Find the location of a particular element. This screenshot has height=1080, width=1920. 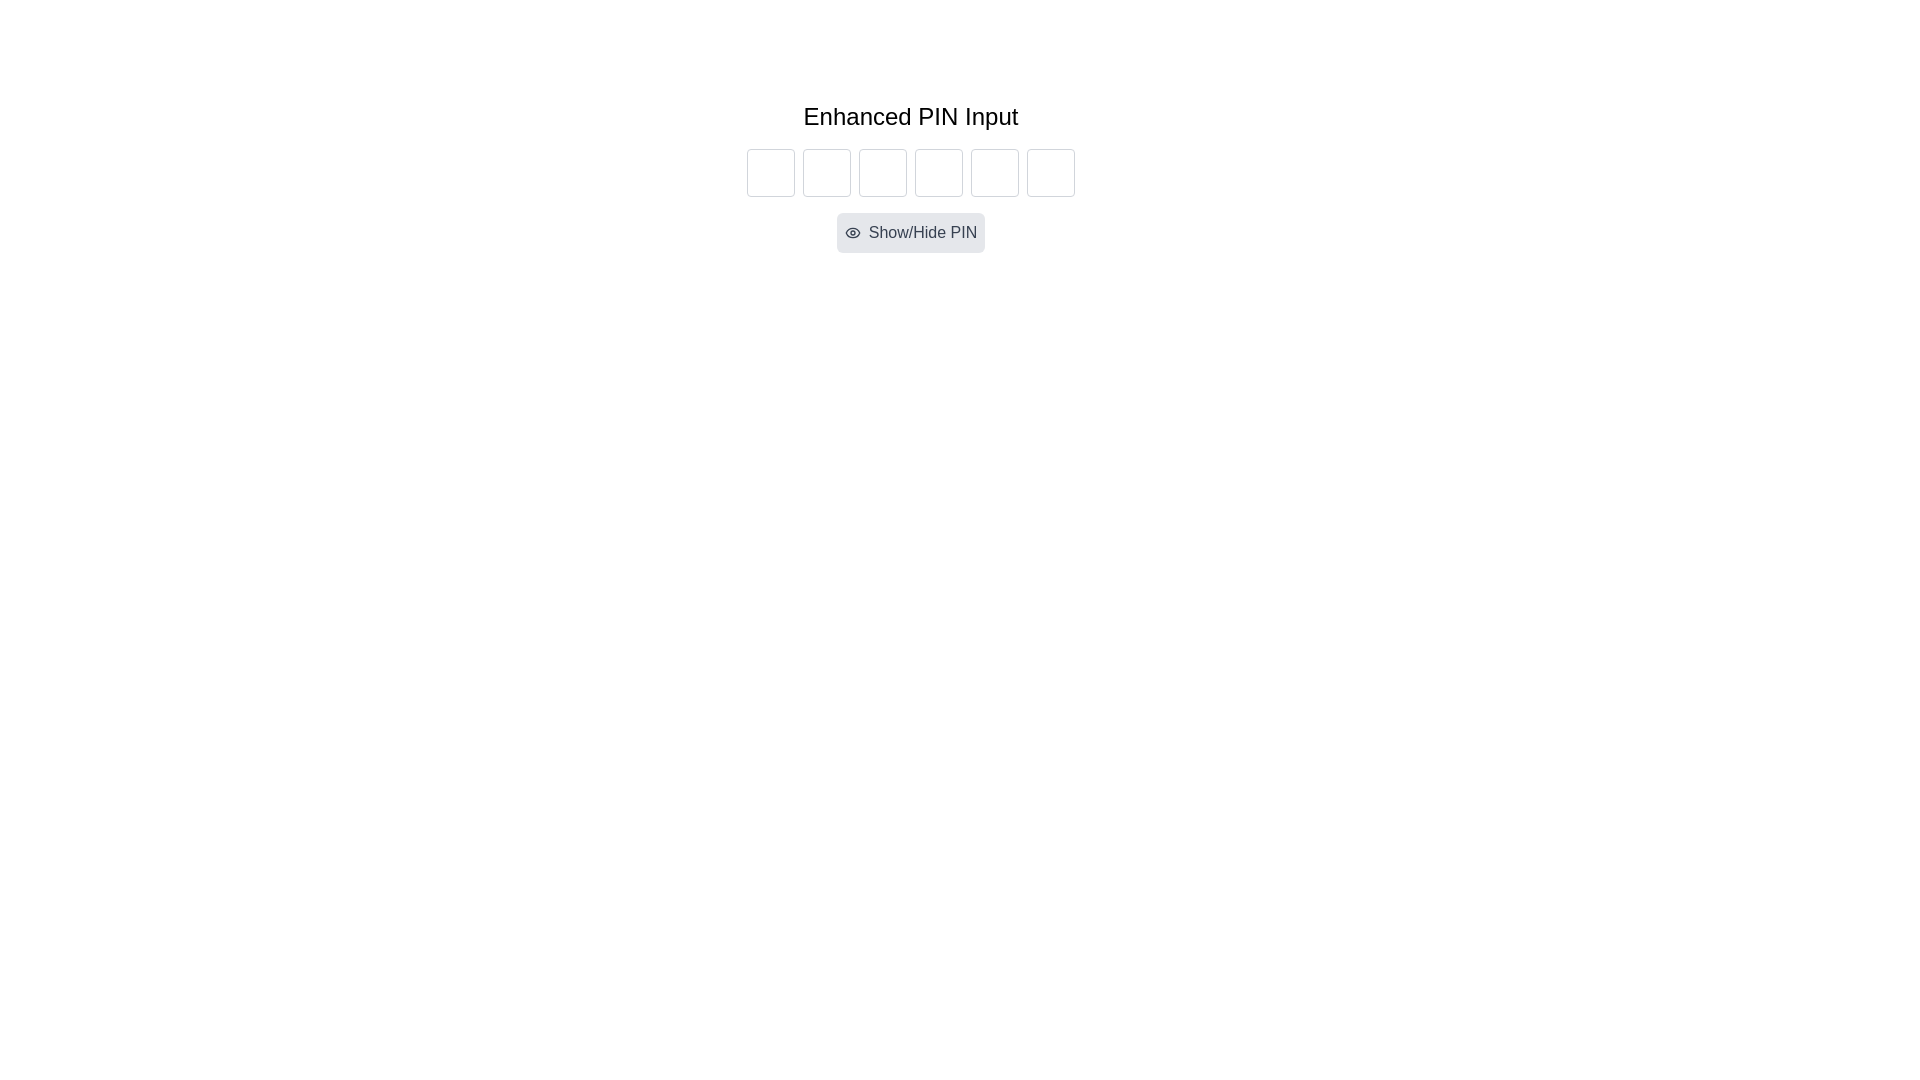

the toggle button for showing or hiding the entered PIN characters located centrally aligned below the input boxes is located at coordinates (910, 200).